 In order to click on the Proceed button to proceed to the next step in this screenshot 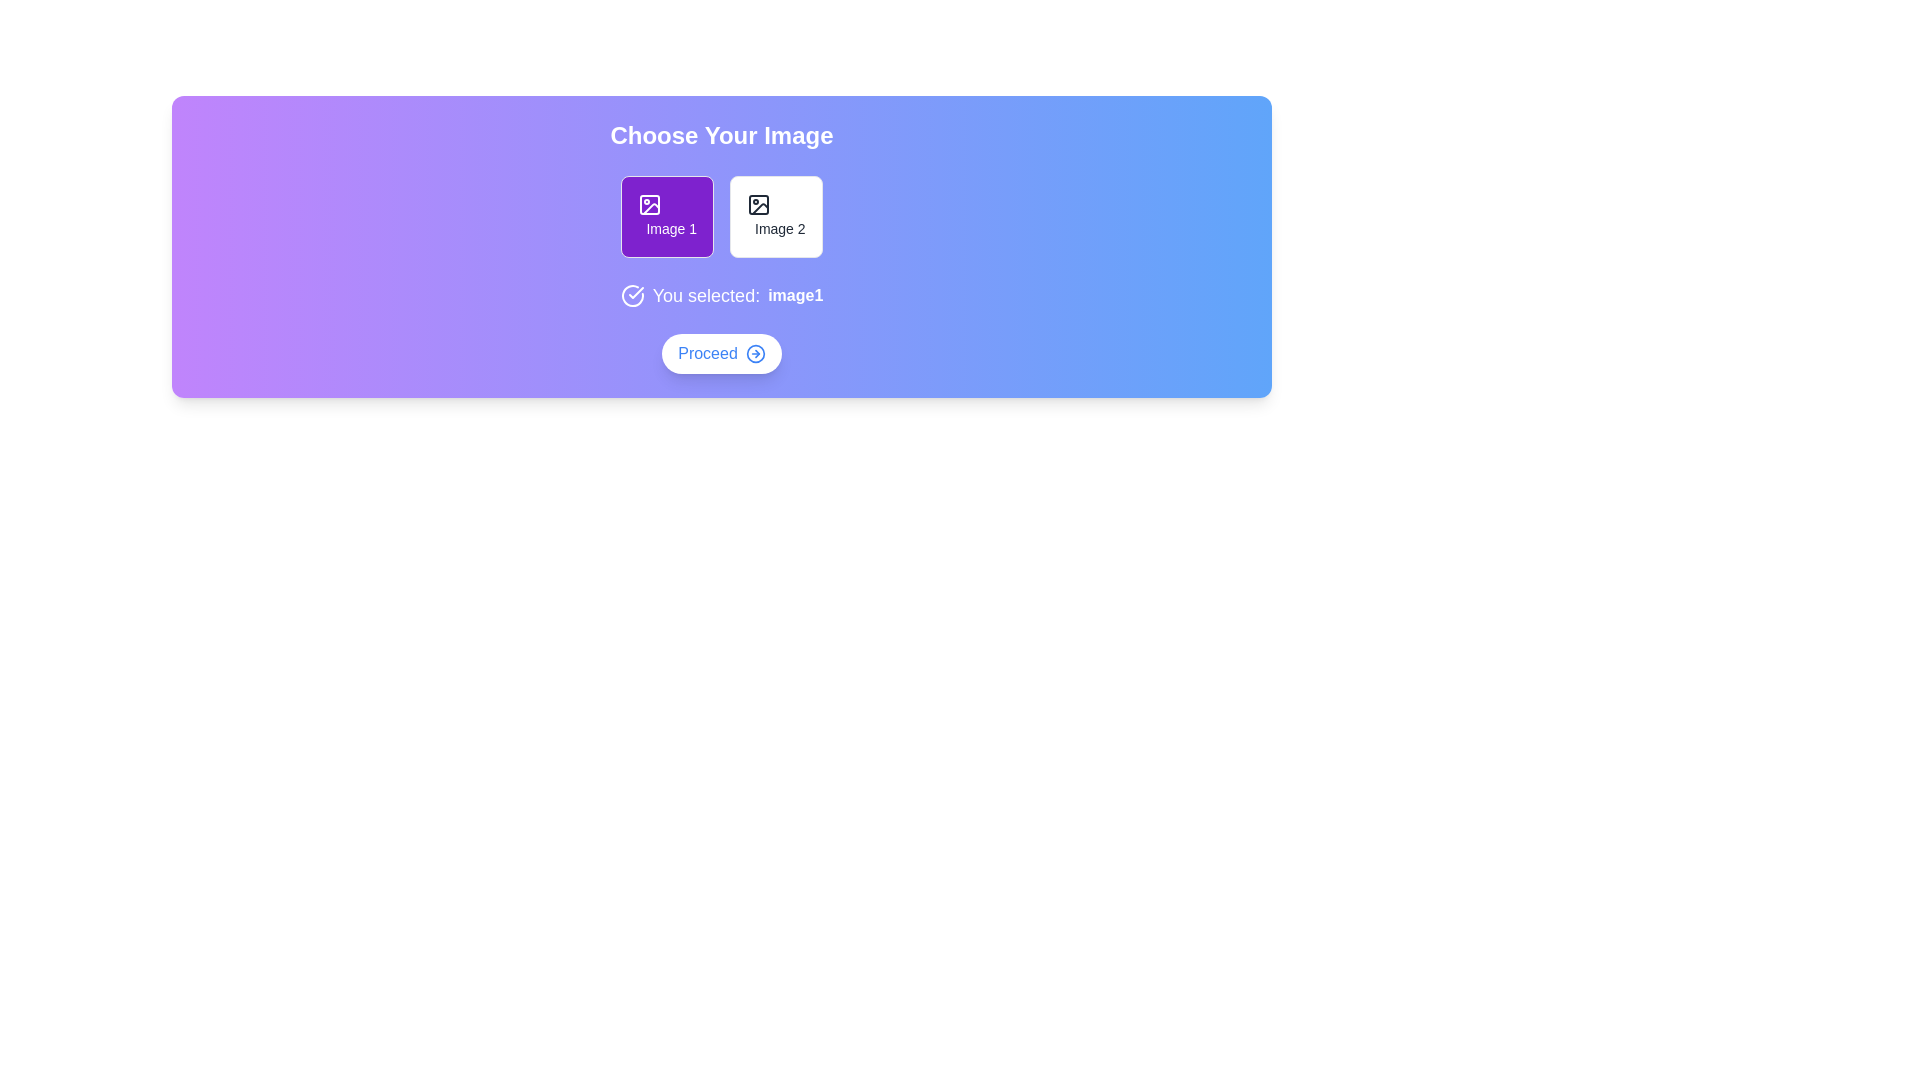, I will do `click(720, 353)`.